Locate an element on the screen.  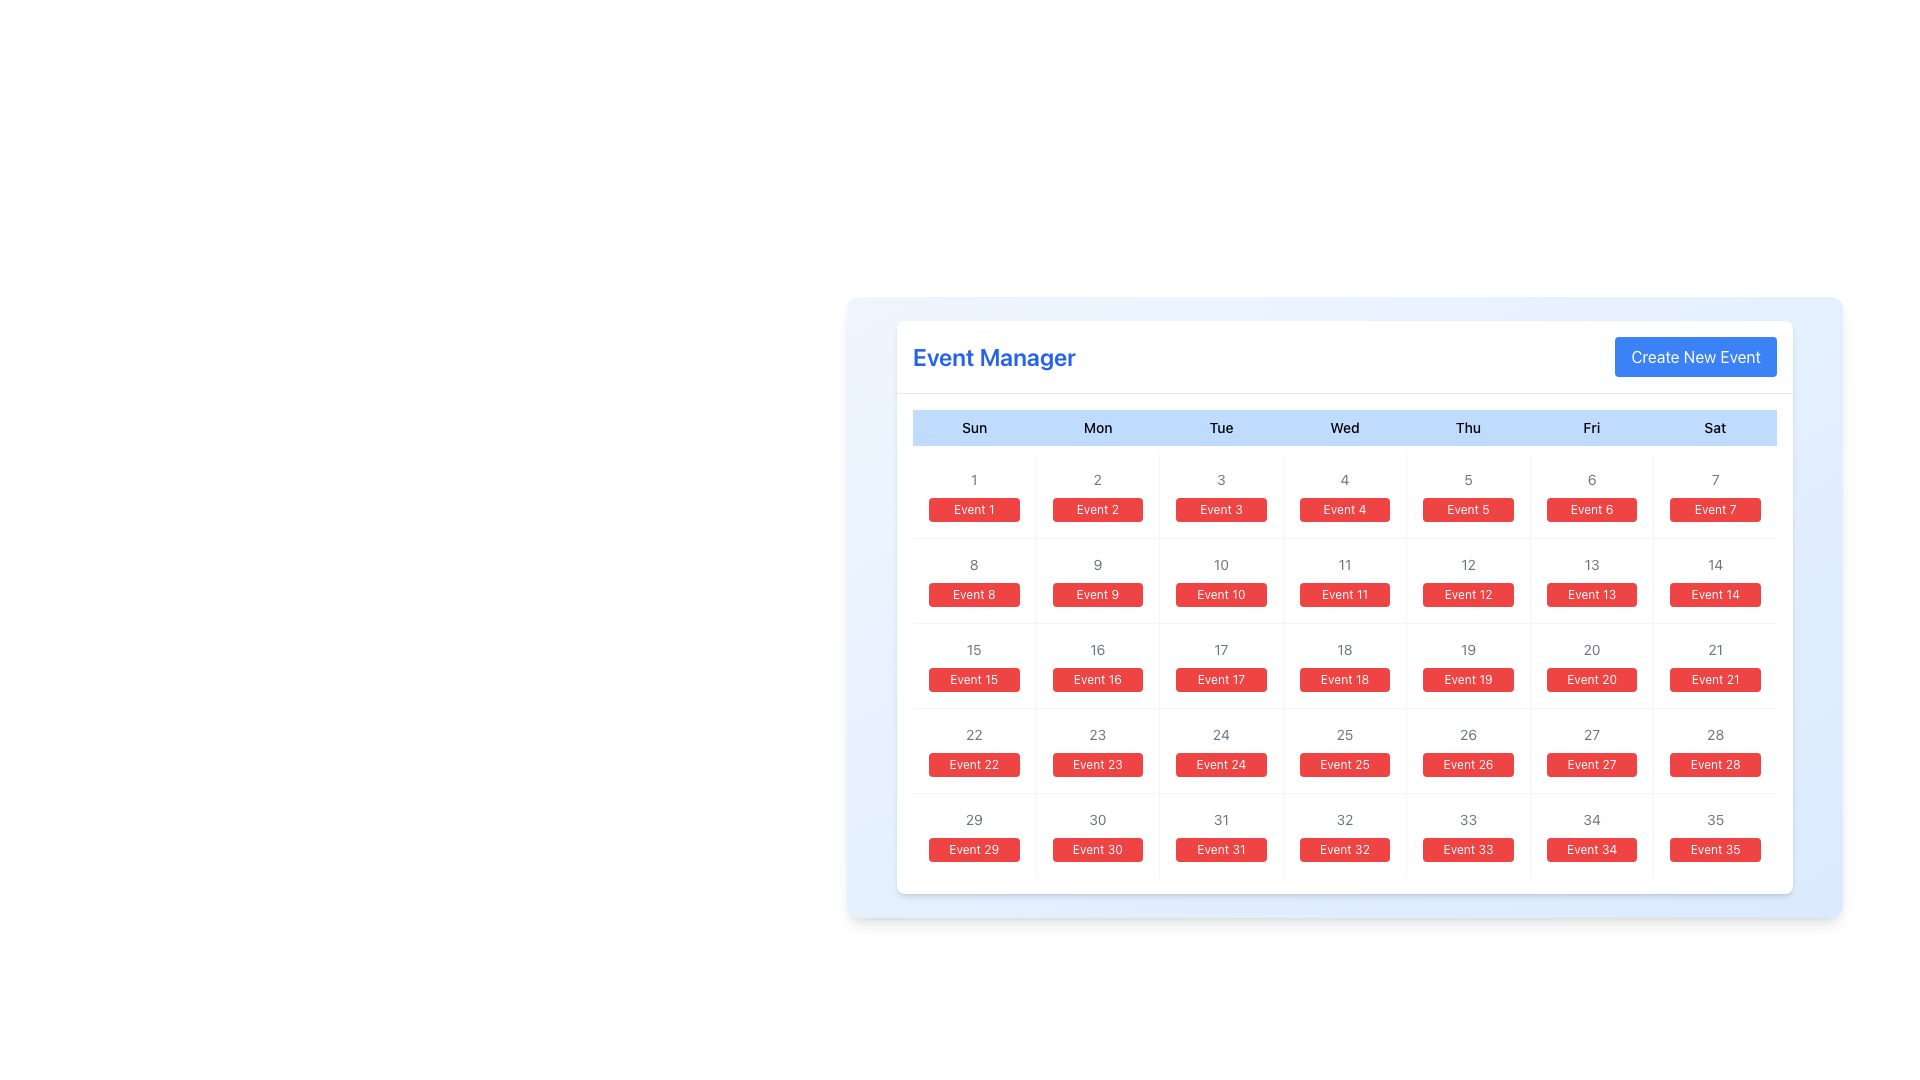
the text element that represents the day number in the calendar view, located under the 'Thu' column and in the third row, above the 'Event 12' button is located at coordinates (1468, 564).